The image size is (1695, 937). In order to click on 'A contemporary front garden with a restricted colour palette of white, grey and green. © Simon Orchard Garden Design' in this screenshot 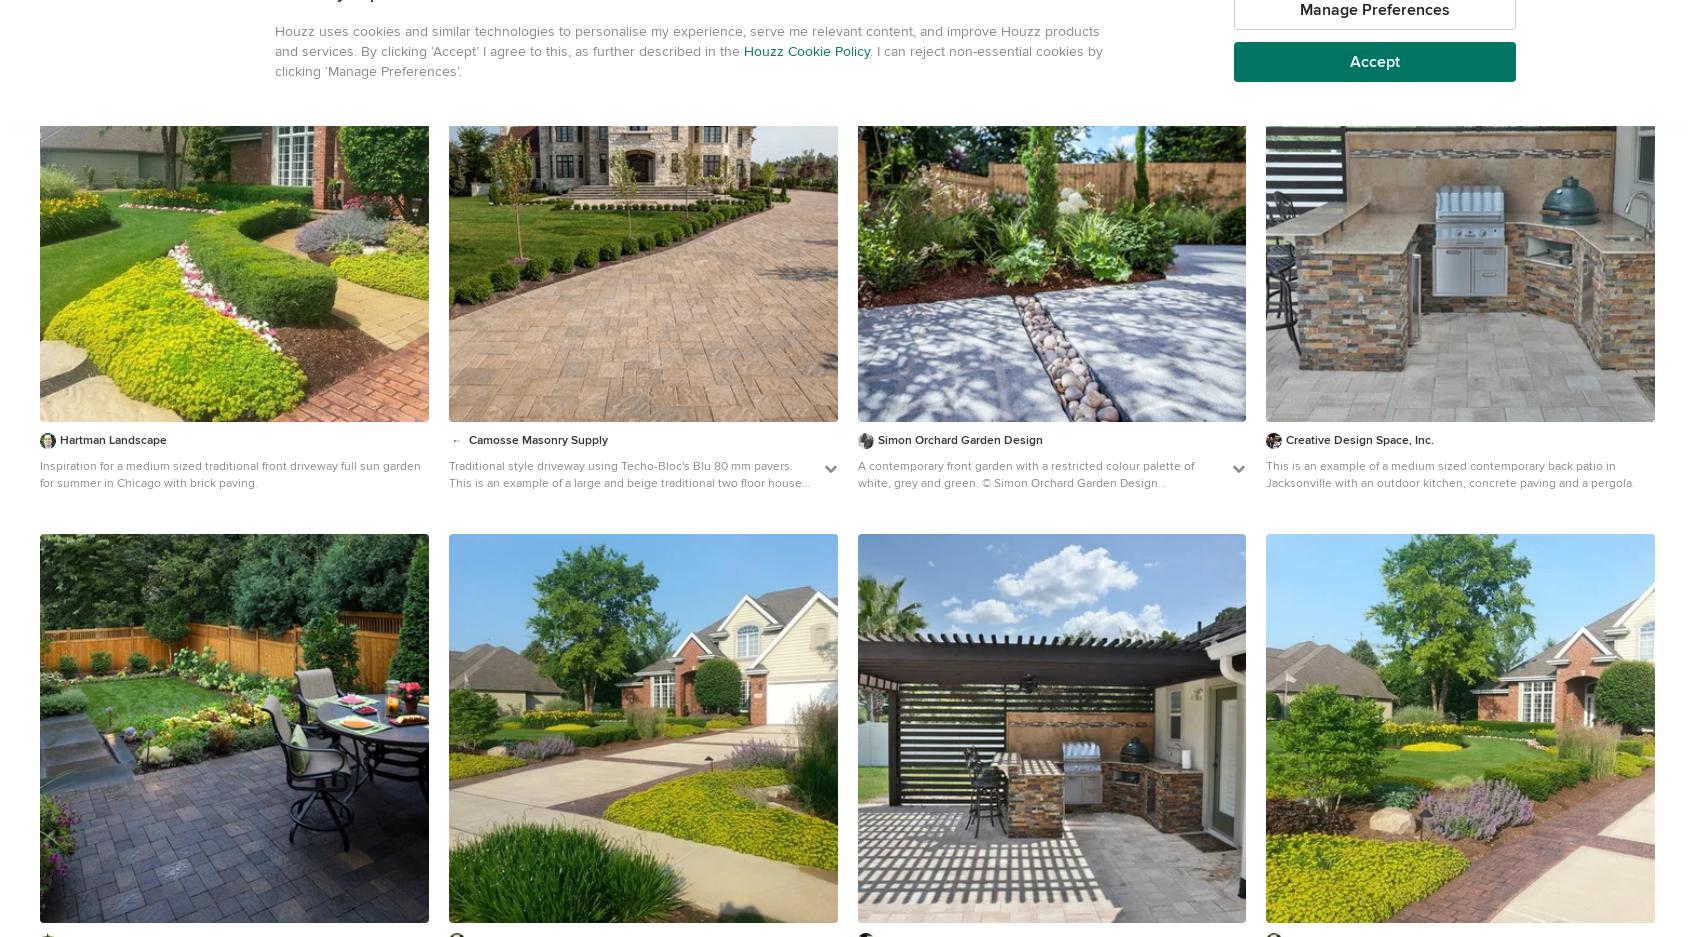, I will do `click(855, 474)`.